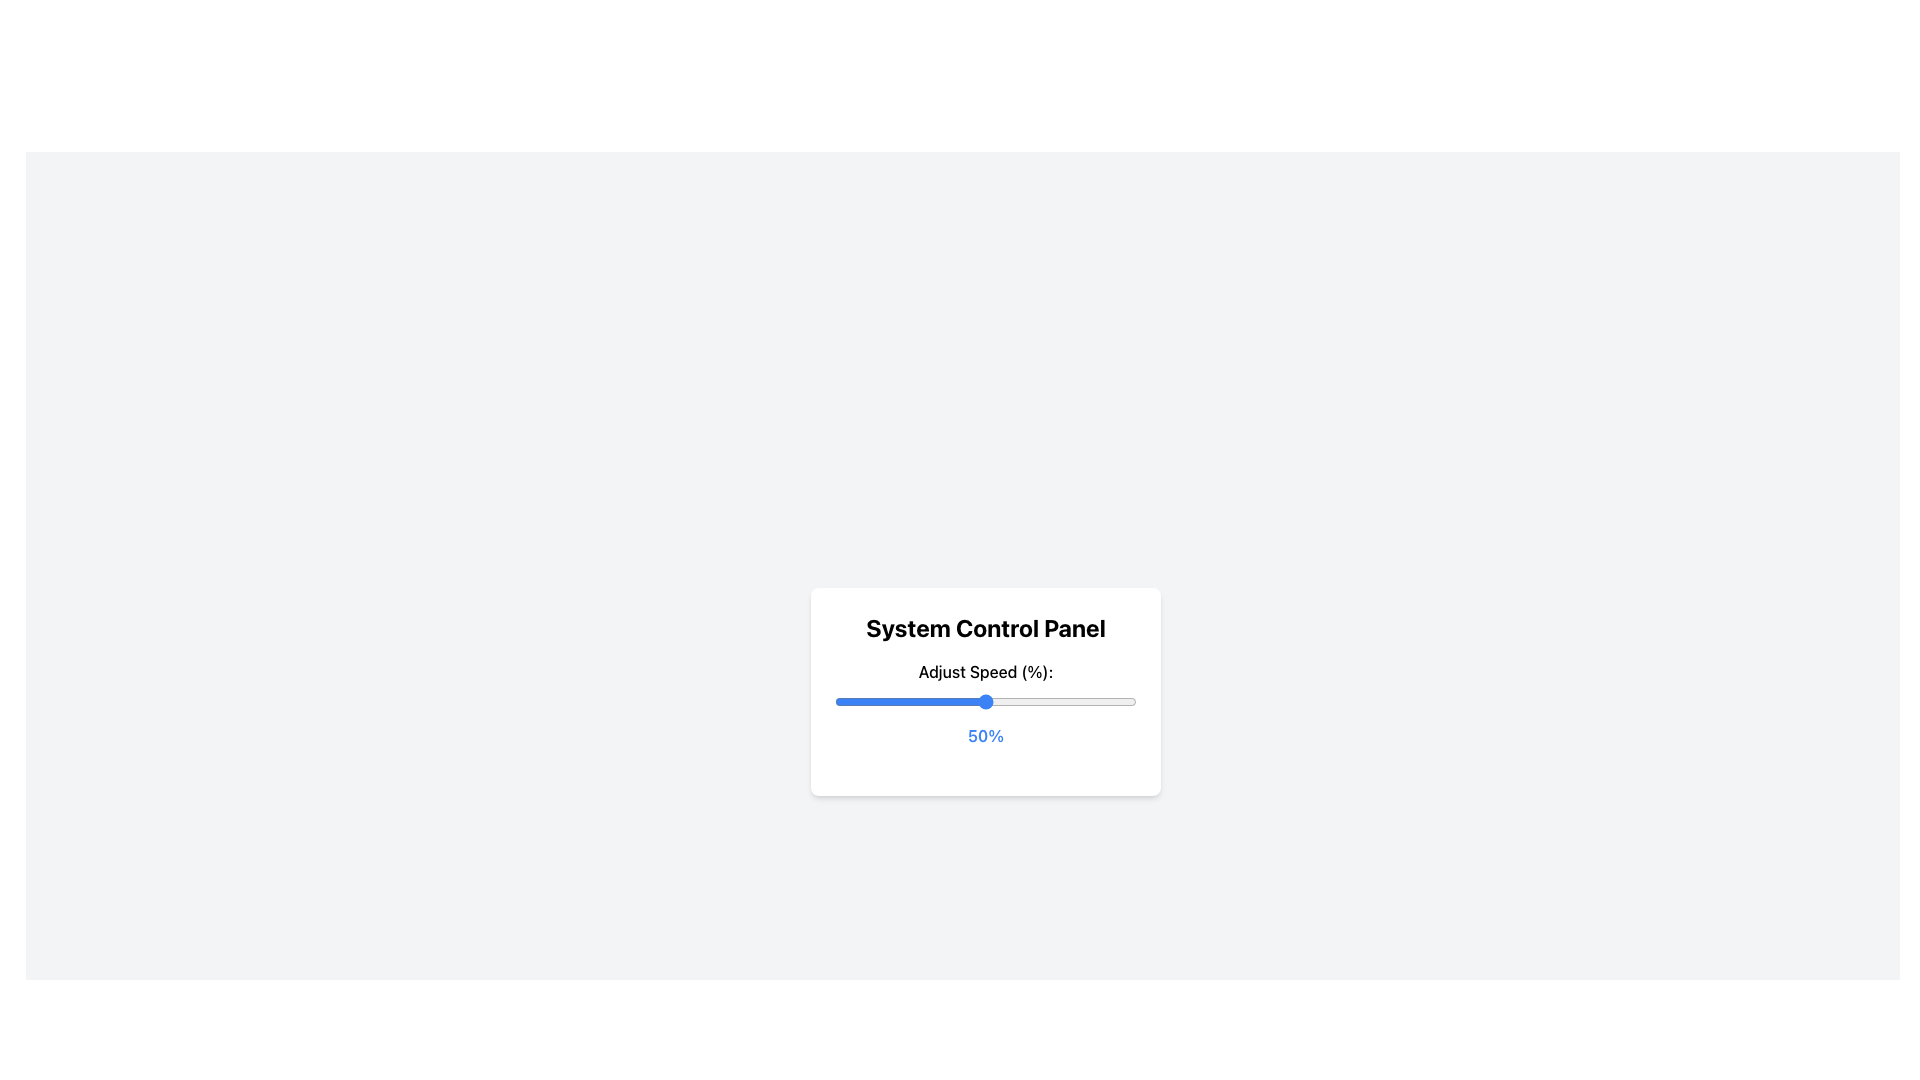 This screenshot has width=1920, height=1080. I want to click on the slider value, so click(1099, 701).